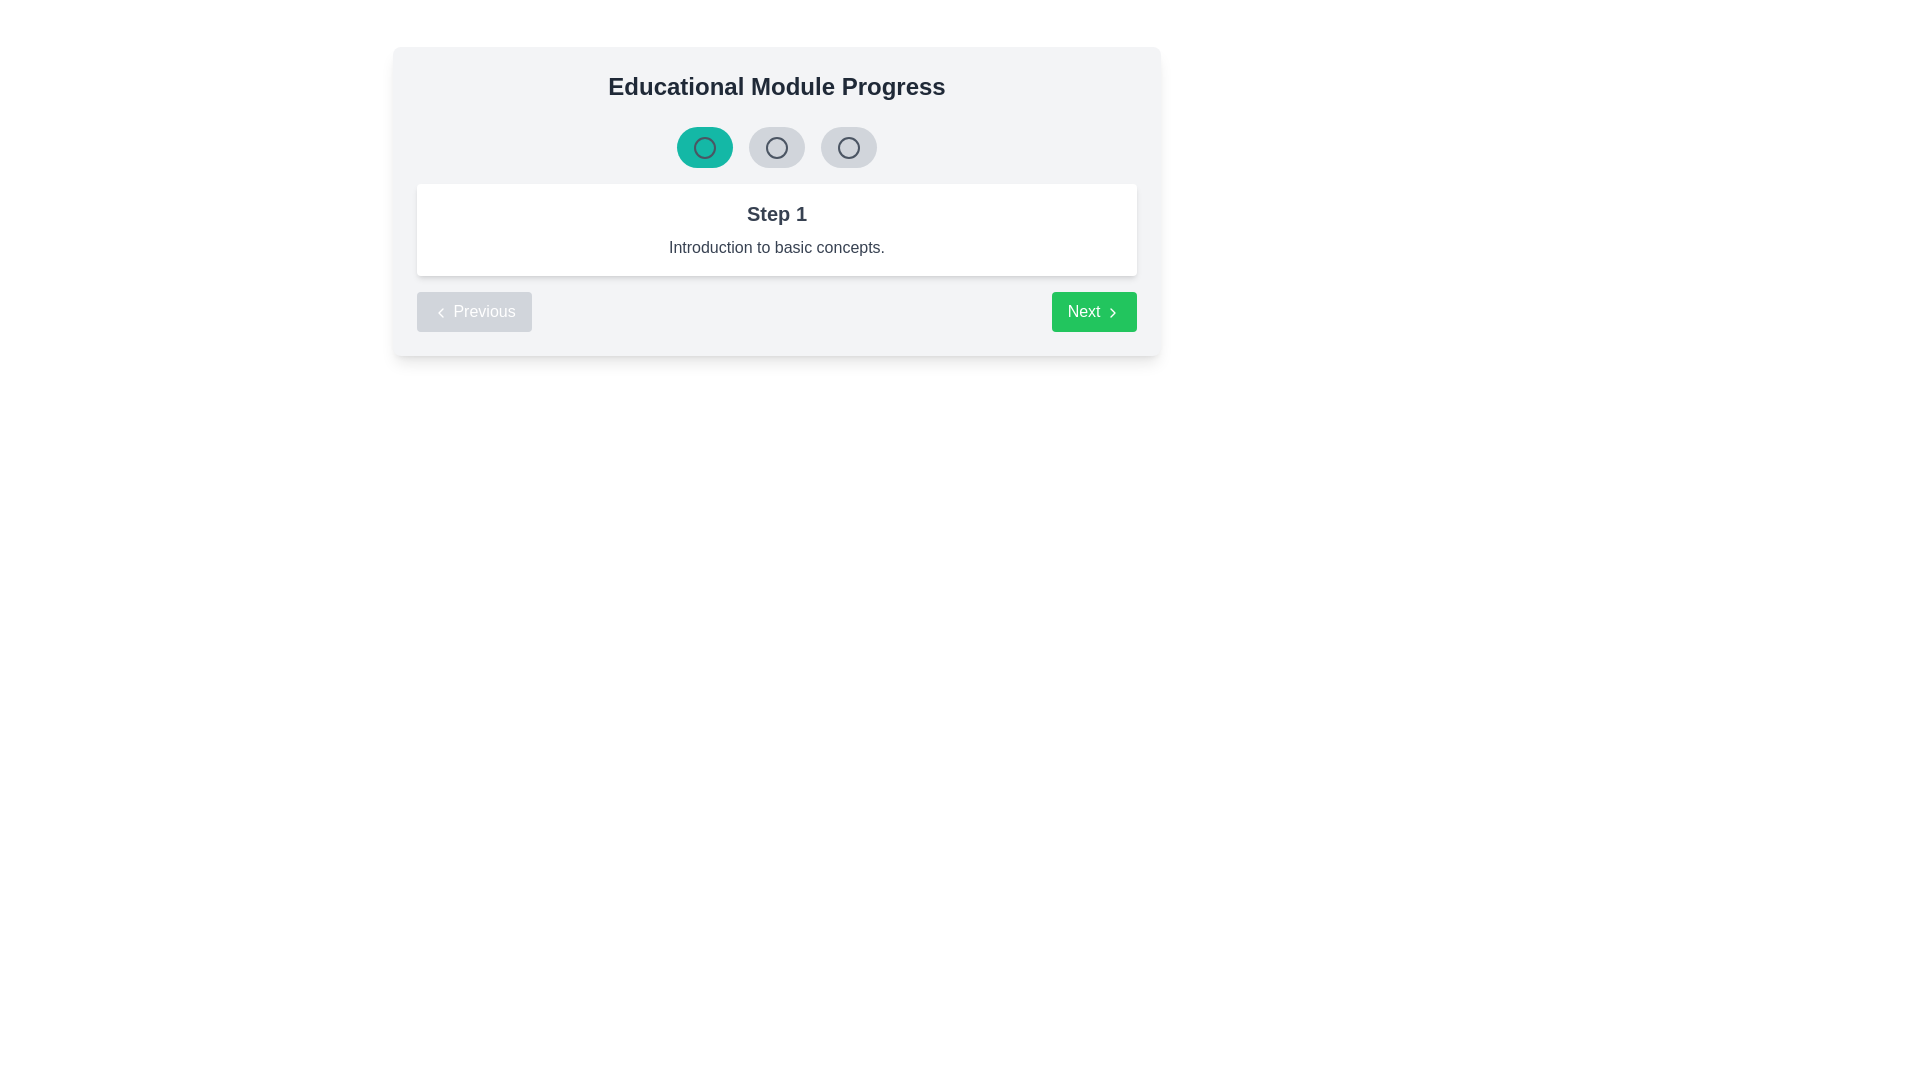 The image size is (1920, 1080). What do you see at coordinates (849, 145) in the screenshot?
I see `the third circular icon at the top center of the interface, which serves as a status or progress indicator` at bounding box center [849, 145].